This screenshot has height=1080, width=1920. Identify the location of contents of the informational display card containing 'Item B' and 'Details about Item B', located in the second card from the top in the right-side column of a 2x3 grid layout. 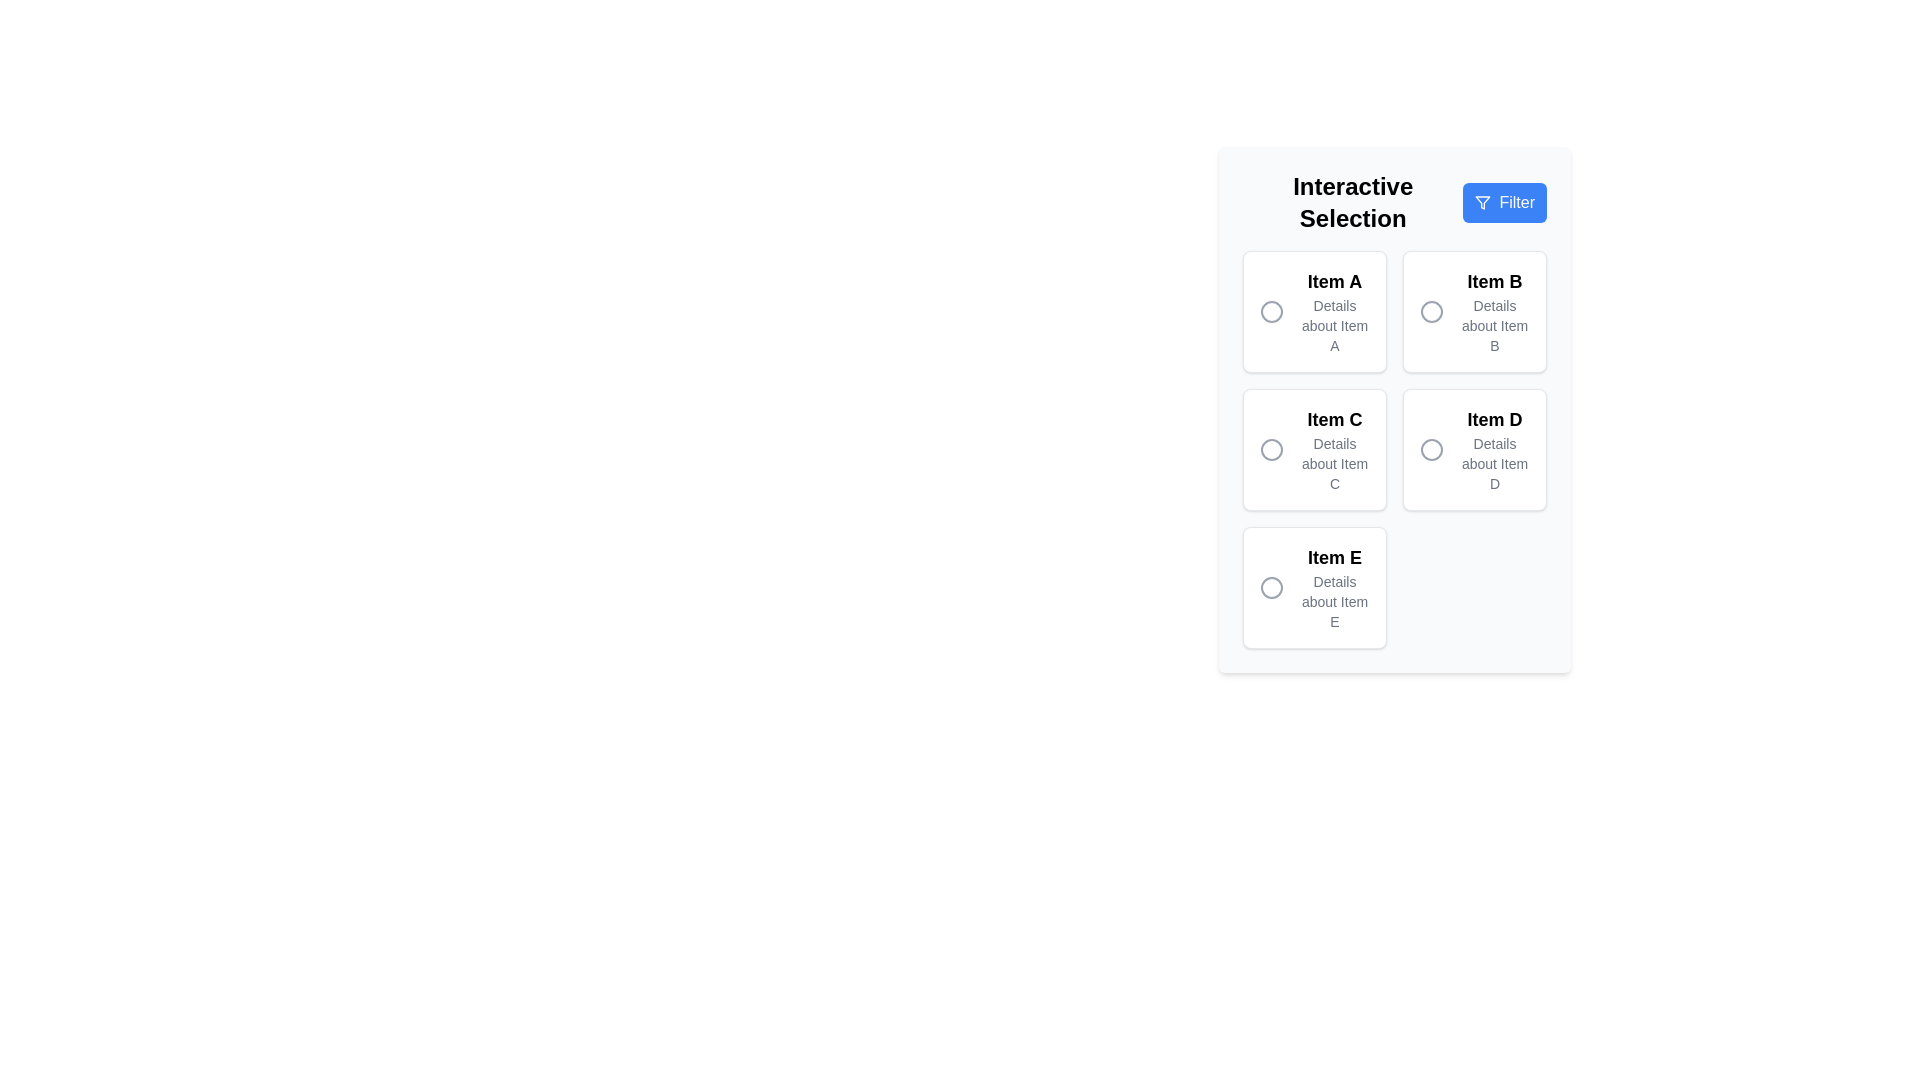
(1494, 312).